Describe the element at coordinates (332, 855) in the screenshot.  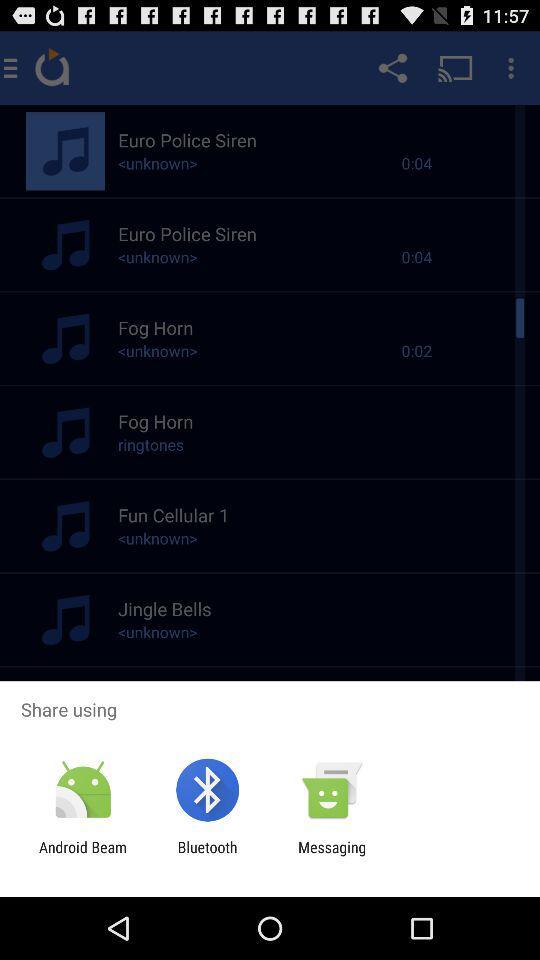
I see `the item next to the bluetooth` at that location.